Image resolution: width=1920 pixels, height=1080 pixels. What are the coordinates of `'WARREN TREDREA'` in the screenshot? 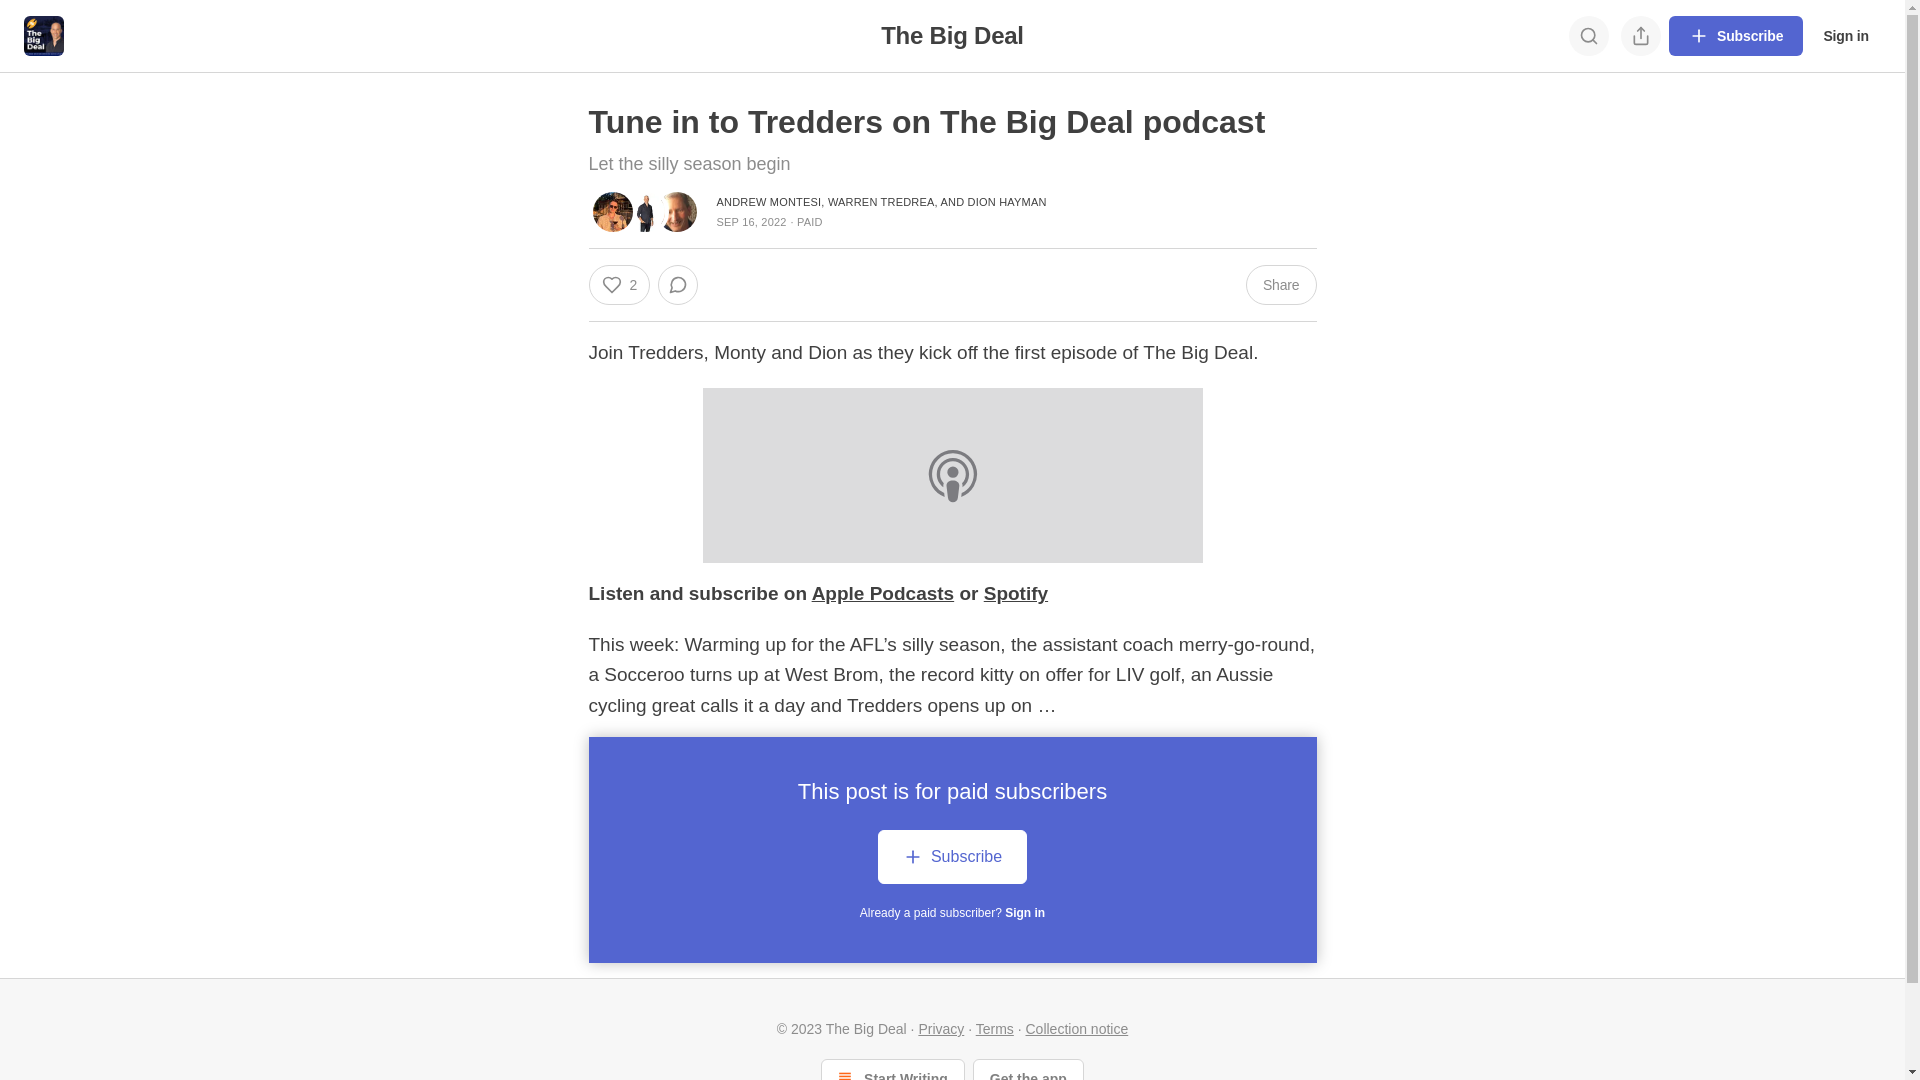 It's located at (828, 201).